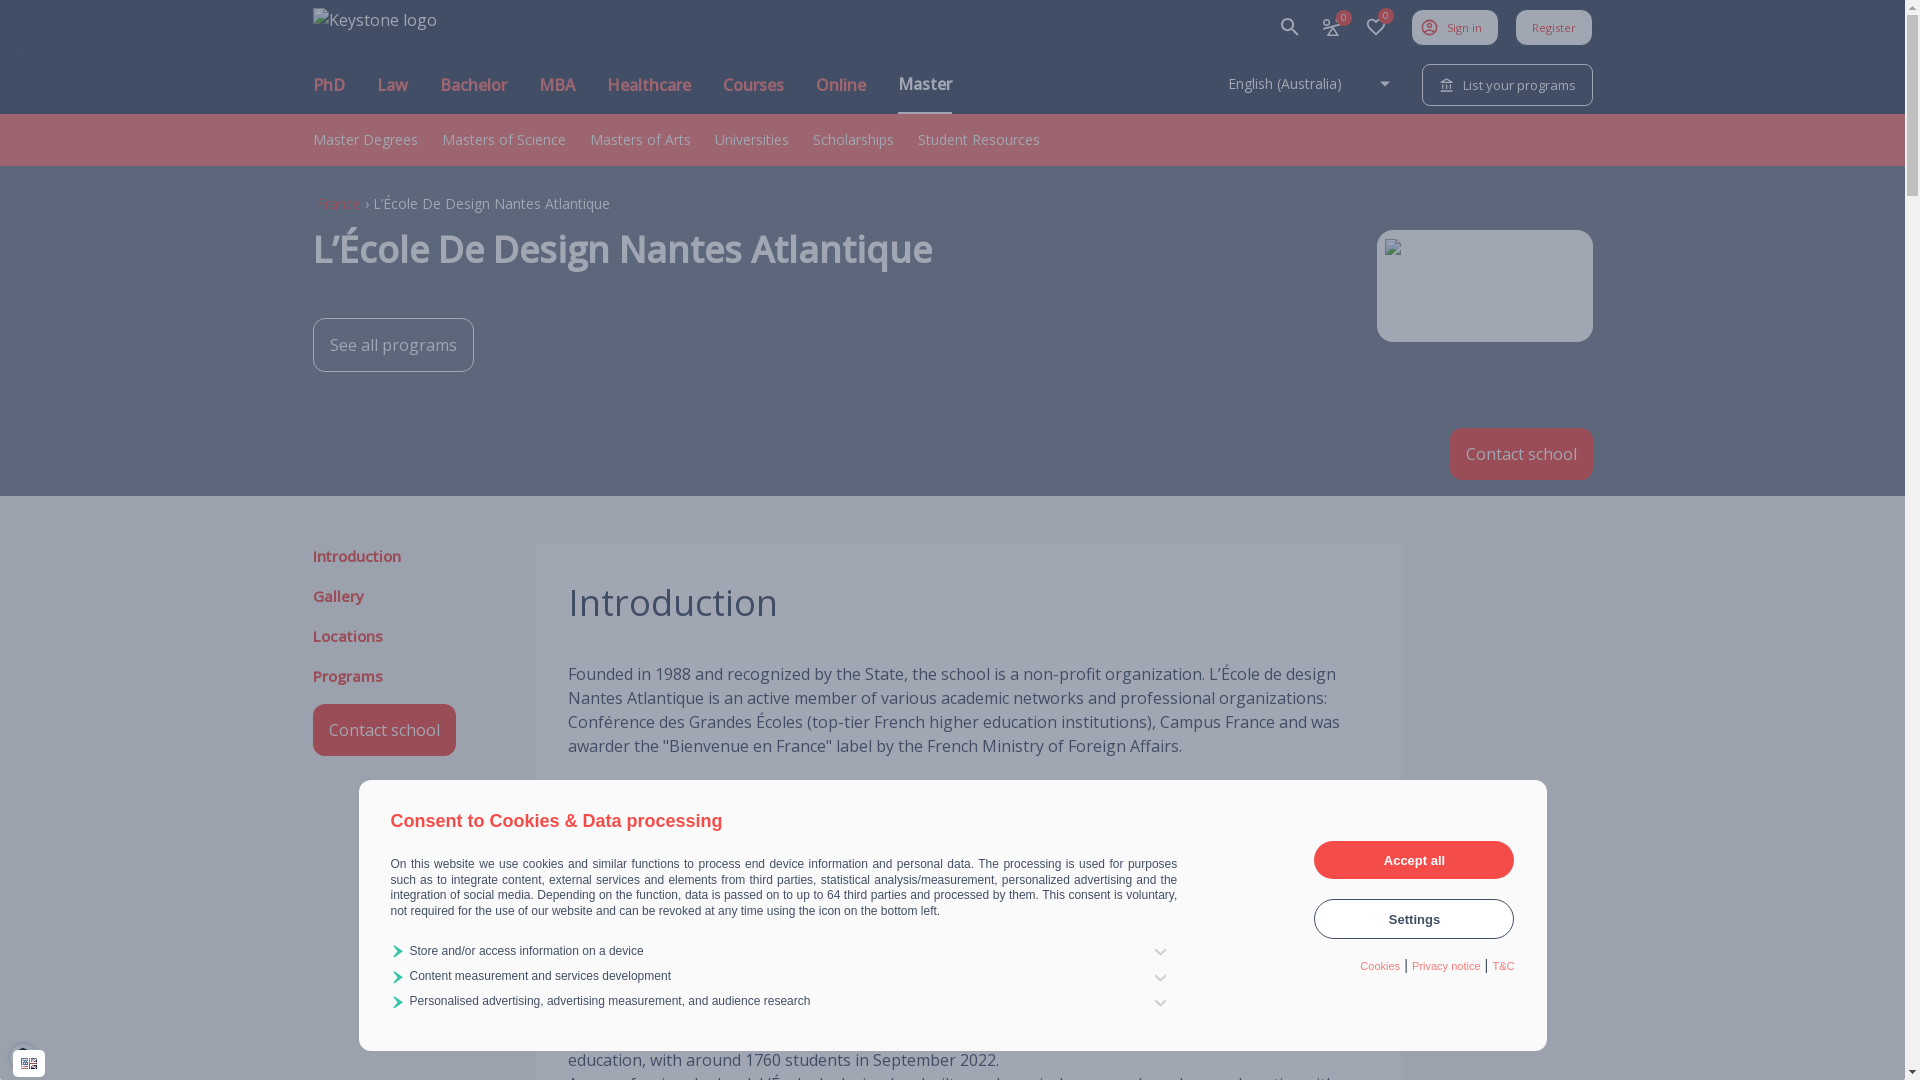 The height and width of the screenshot is (1080, 1920). What do you see at coordinates (315, 203) in the screenshot?
I see `'France'` at bounding box center [315, 203].